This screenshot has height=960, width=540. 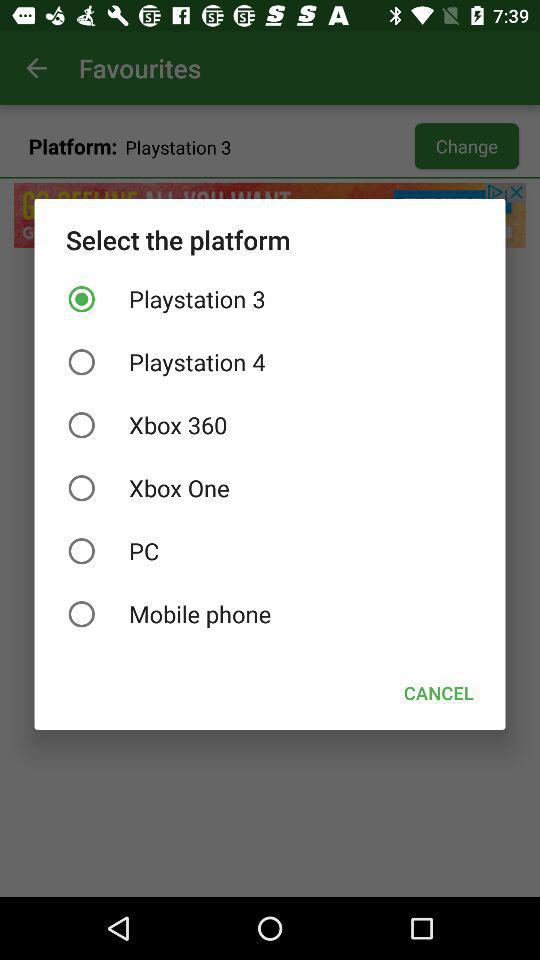 I want to click on the item at the bottom right corner, so click(x=437, y=693).